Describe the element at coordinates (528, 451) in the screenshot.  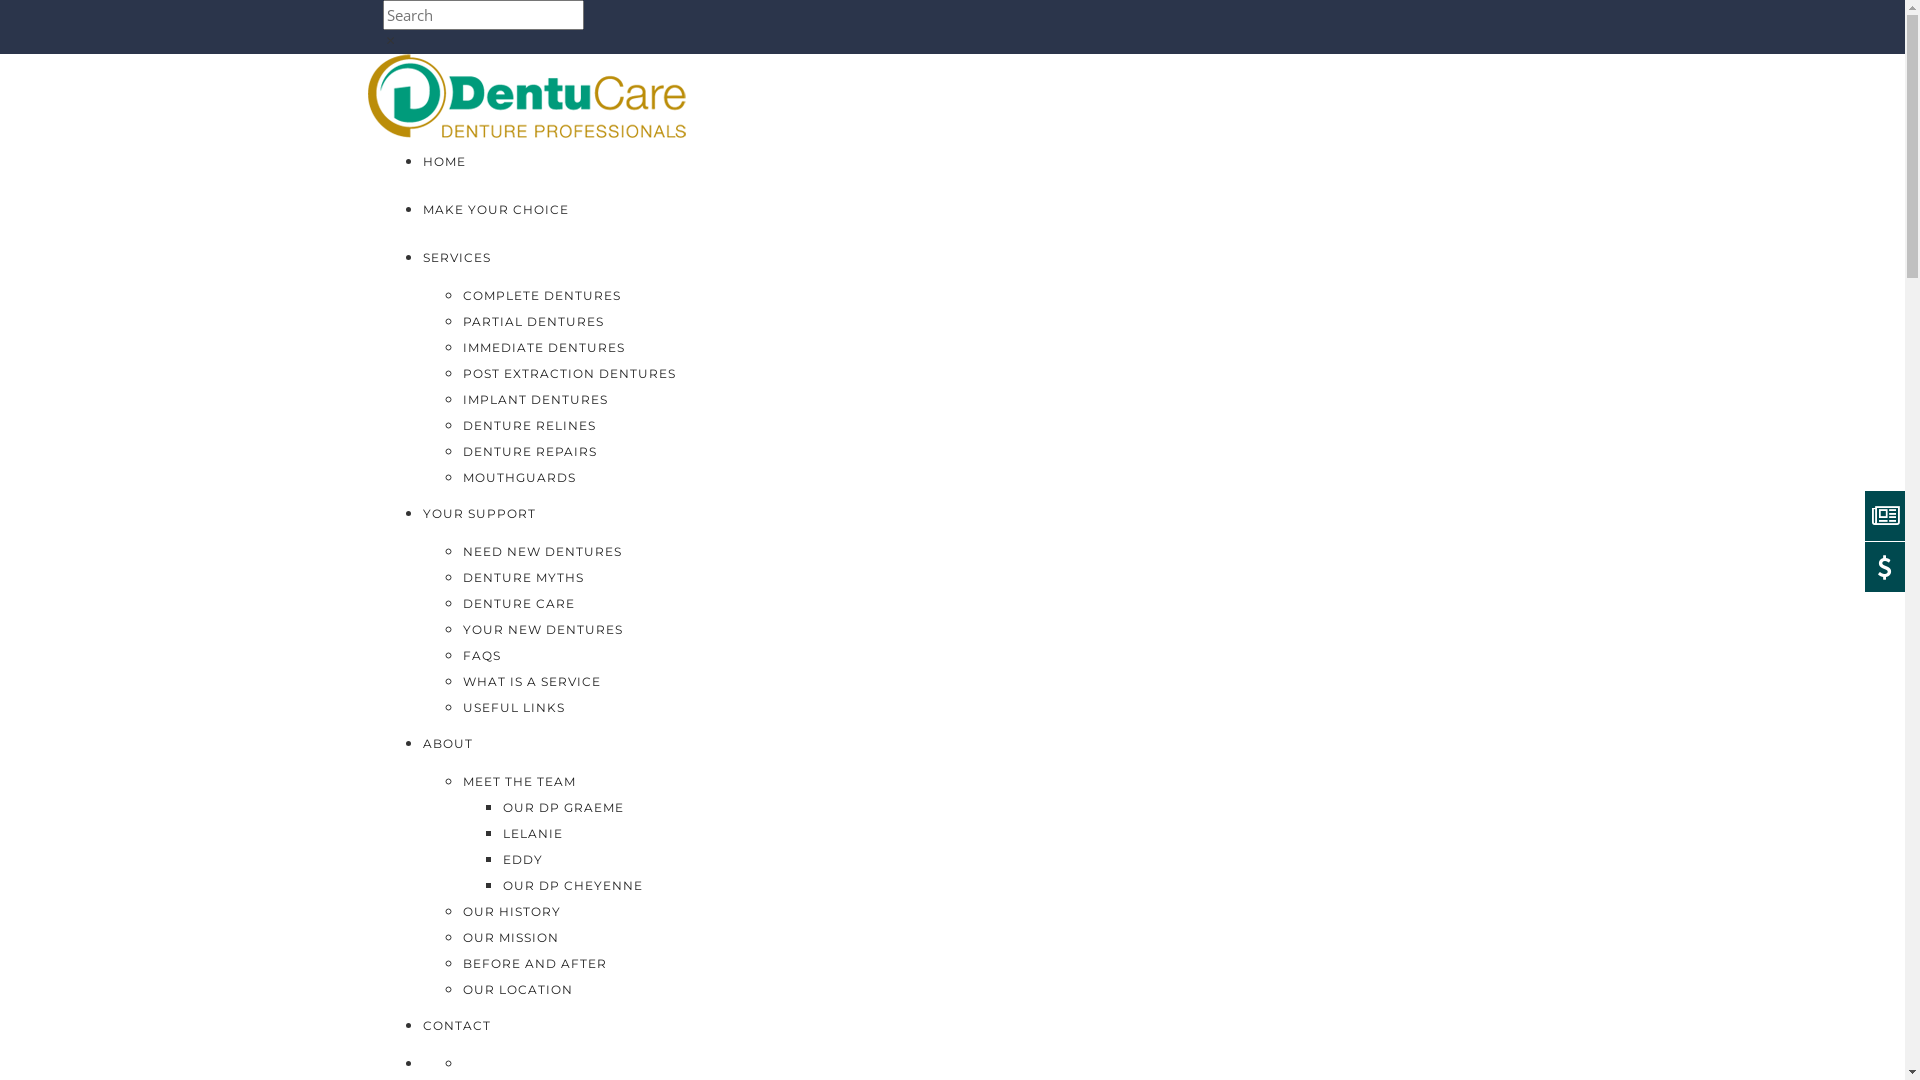
I see `'DENTURE REPAIRS'` at that location.